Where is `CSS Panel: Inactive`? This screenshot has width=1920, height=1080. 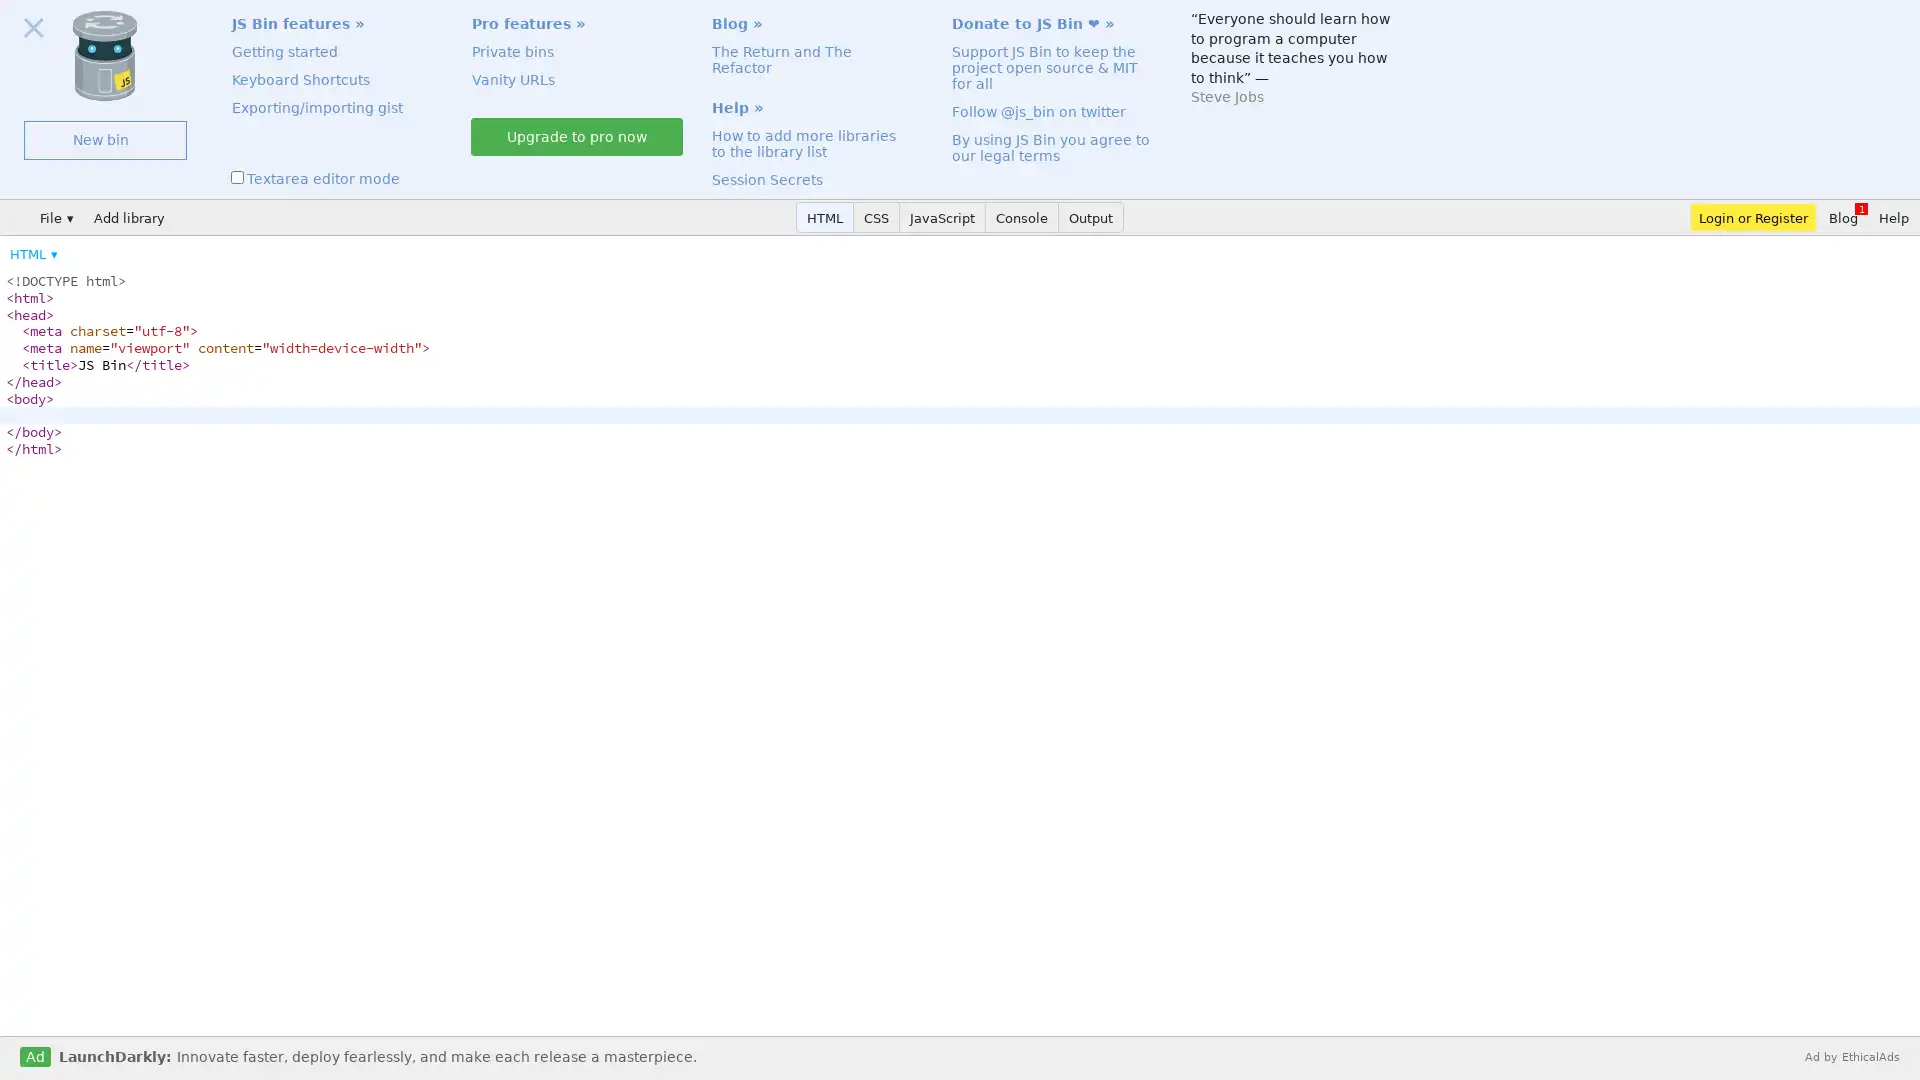 CSS Panel: Inactive is located at coordinates (877, 217).